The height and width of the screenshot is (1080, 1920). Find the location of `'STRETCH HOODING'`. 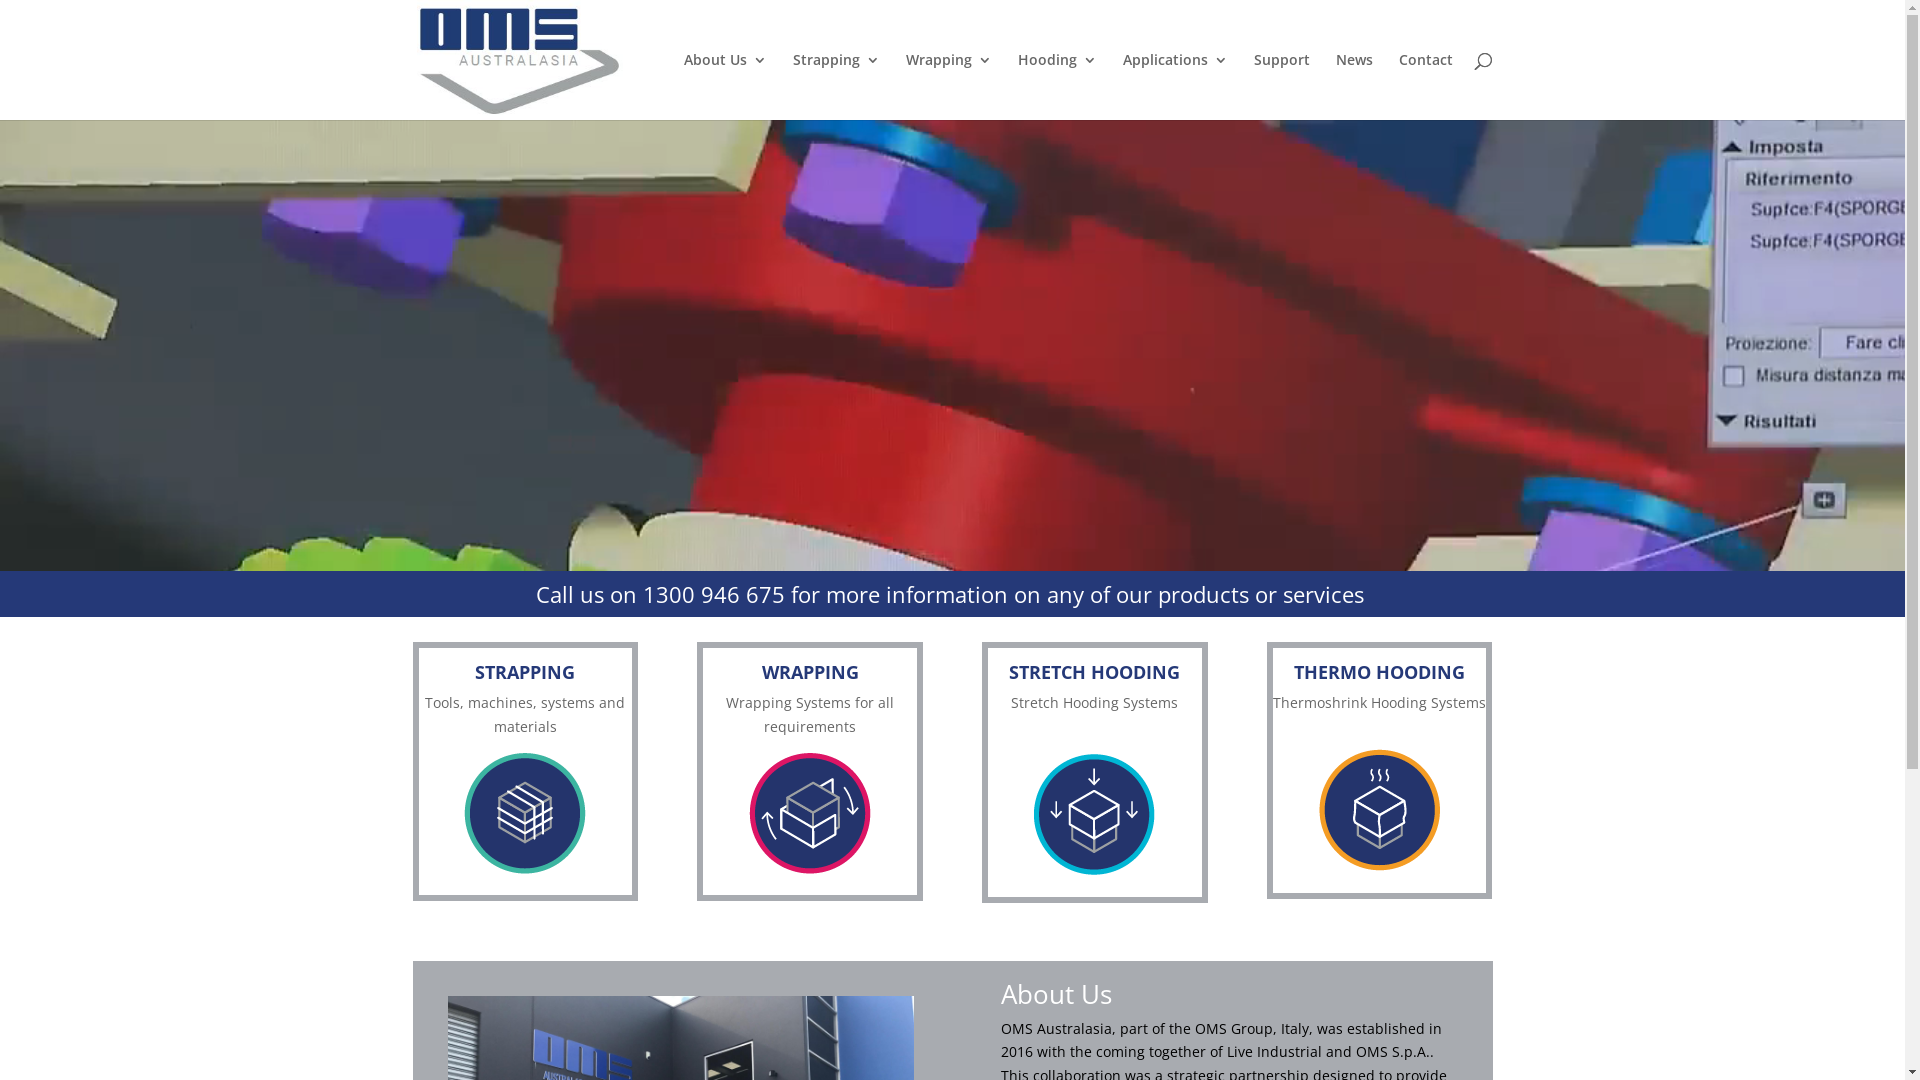

'STRETCH HOODING' is located at coordinates (1093, 671).